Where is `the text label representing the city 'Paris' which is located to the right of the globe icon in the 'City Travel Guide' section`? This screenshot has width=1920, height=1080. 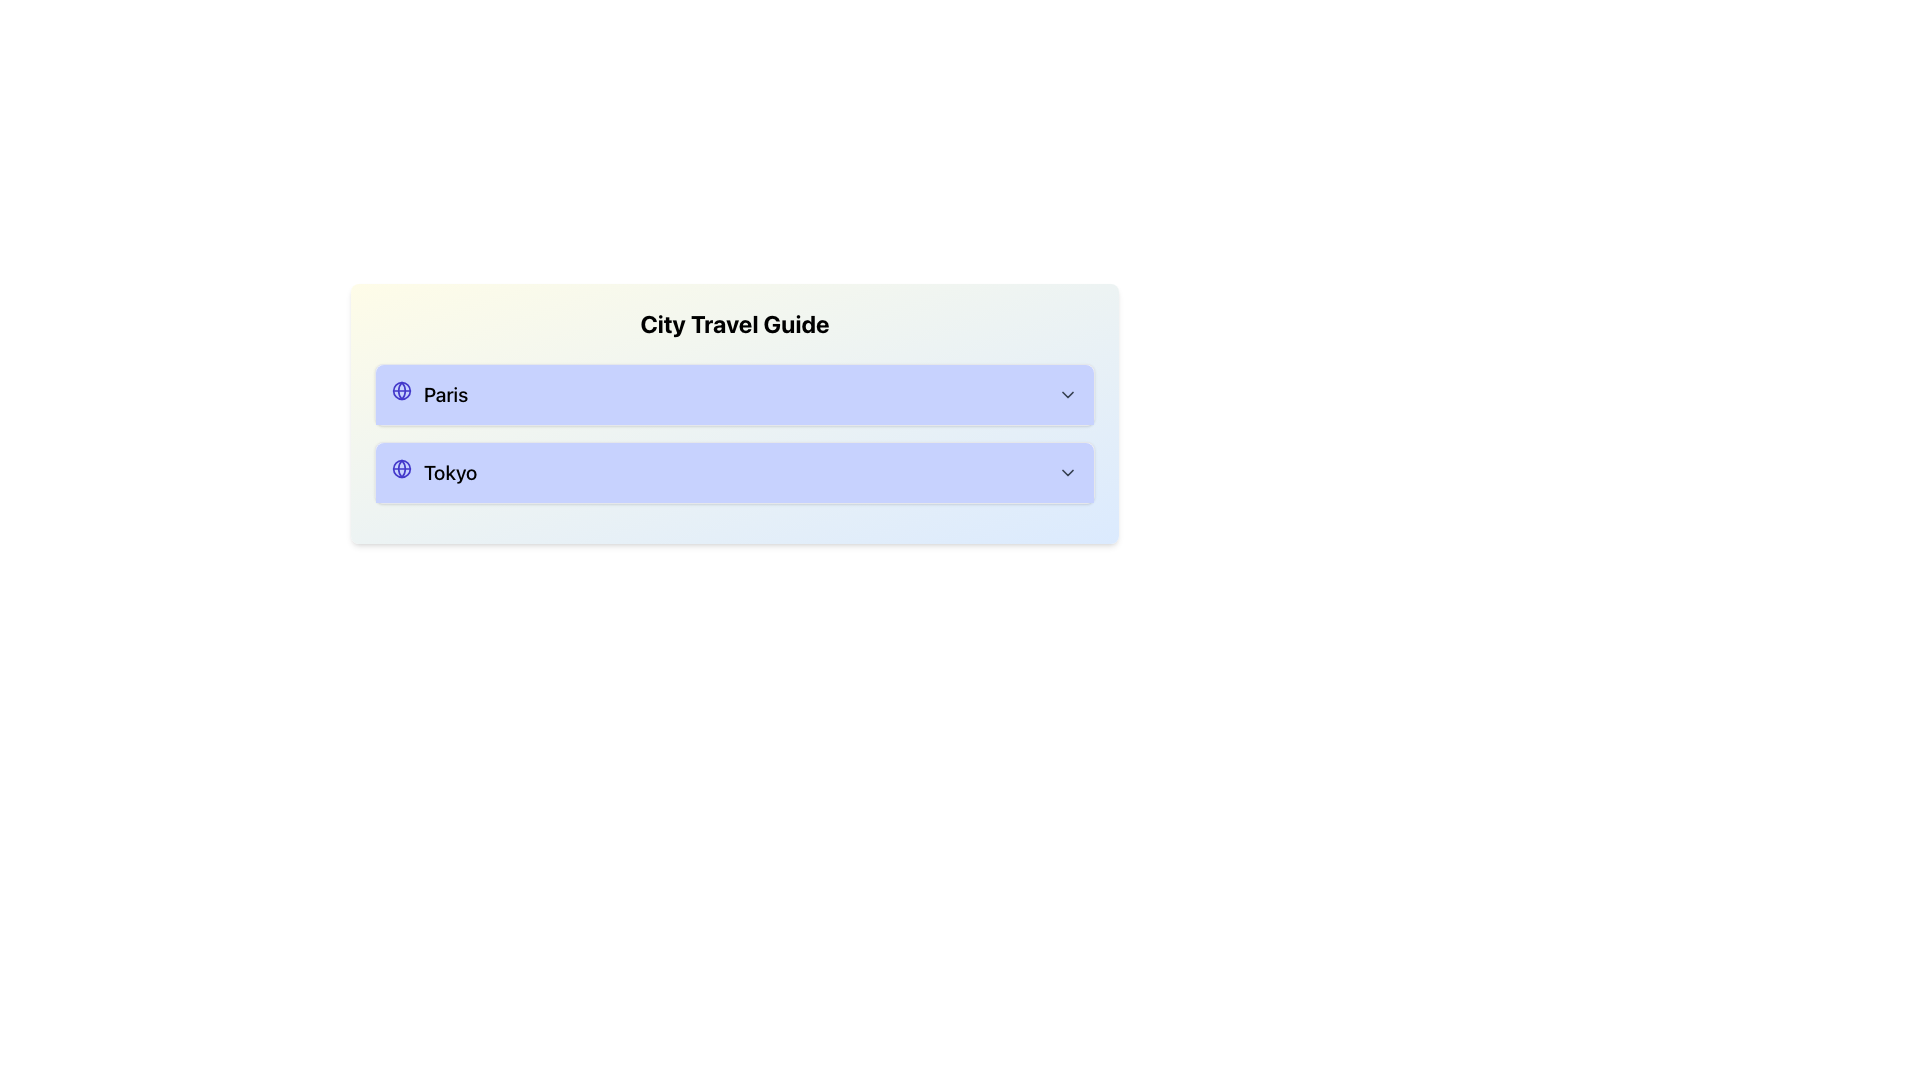 the text label representing the city 'Paris' which is located to the right of the globe icon in the 'City Travel Guide' section is located at coordinates (429, 394).